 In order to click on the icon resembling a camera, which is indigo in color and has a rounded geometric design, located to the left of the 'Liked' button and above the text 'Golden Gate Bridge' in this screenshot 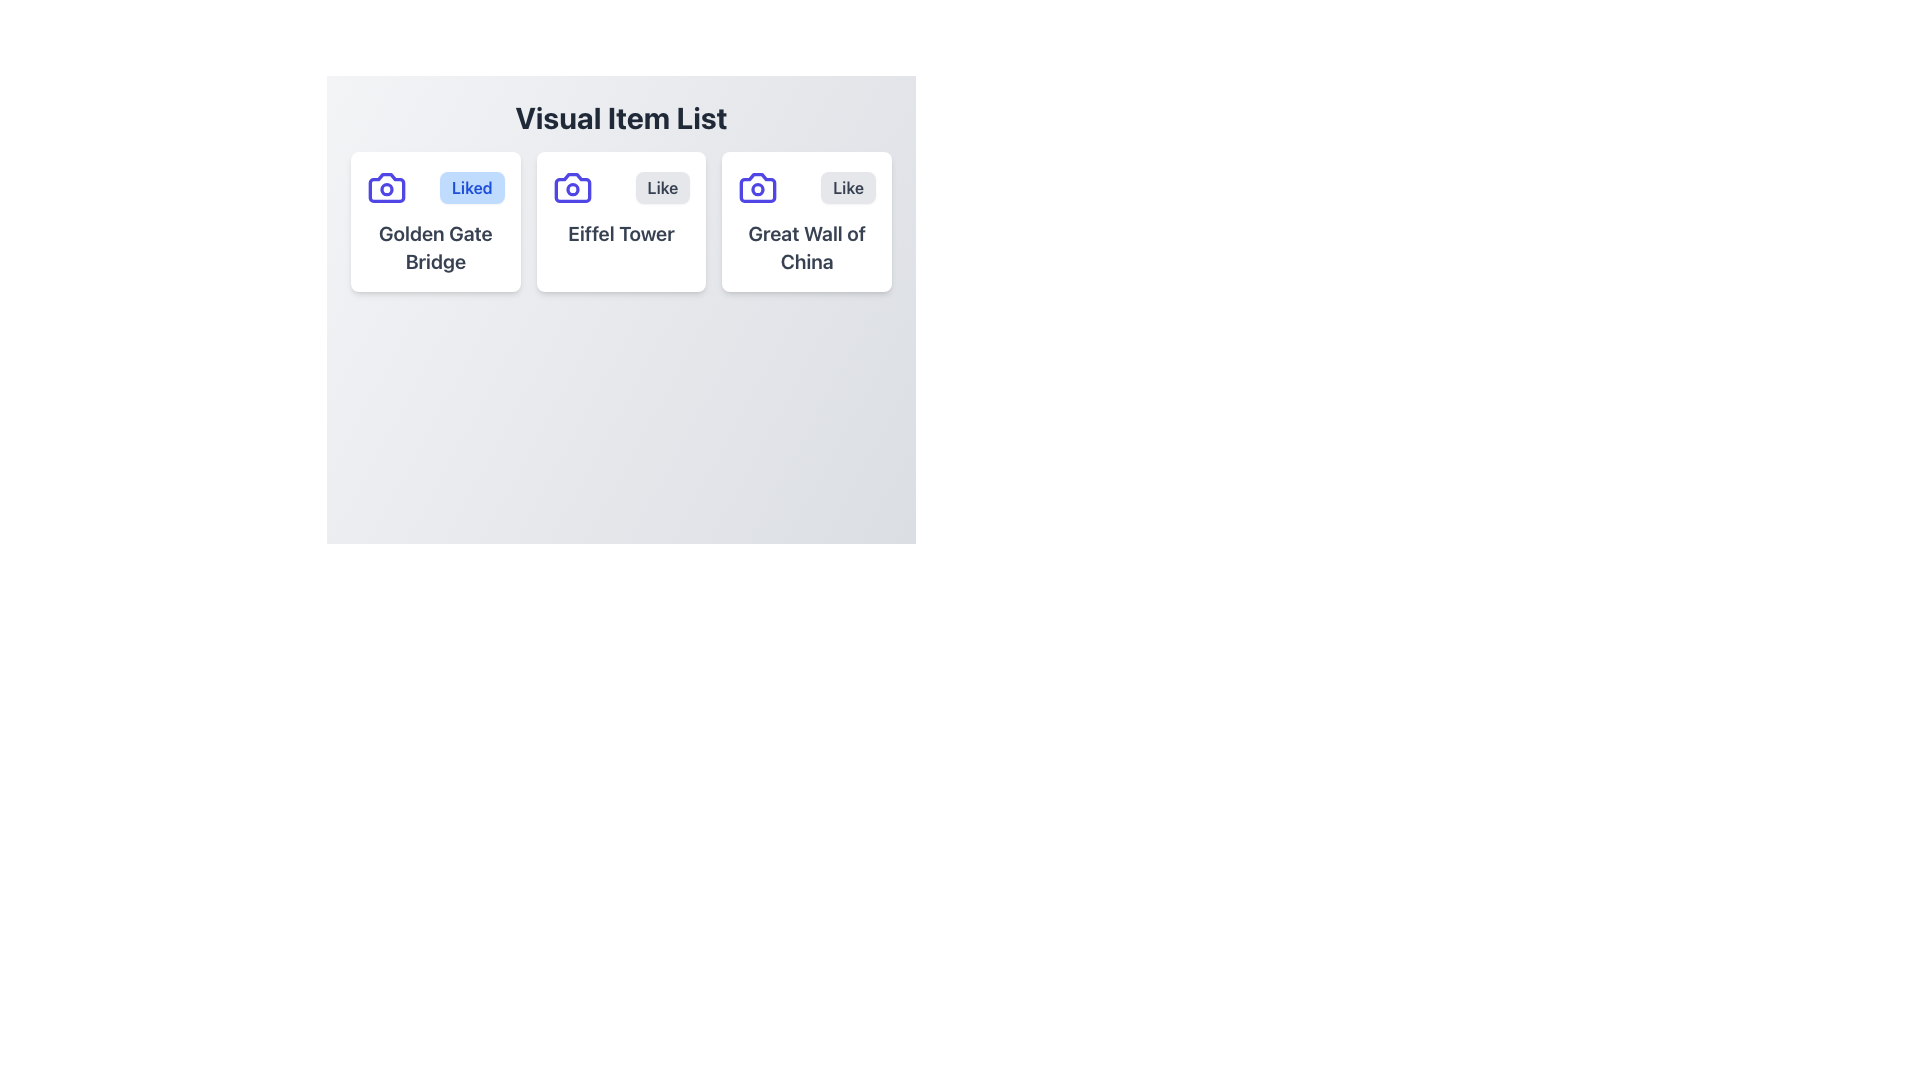, I will do `click(387, 188)`.